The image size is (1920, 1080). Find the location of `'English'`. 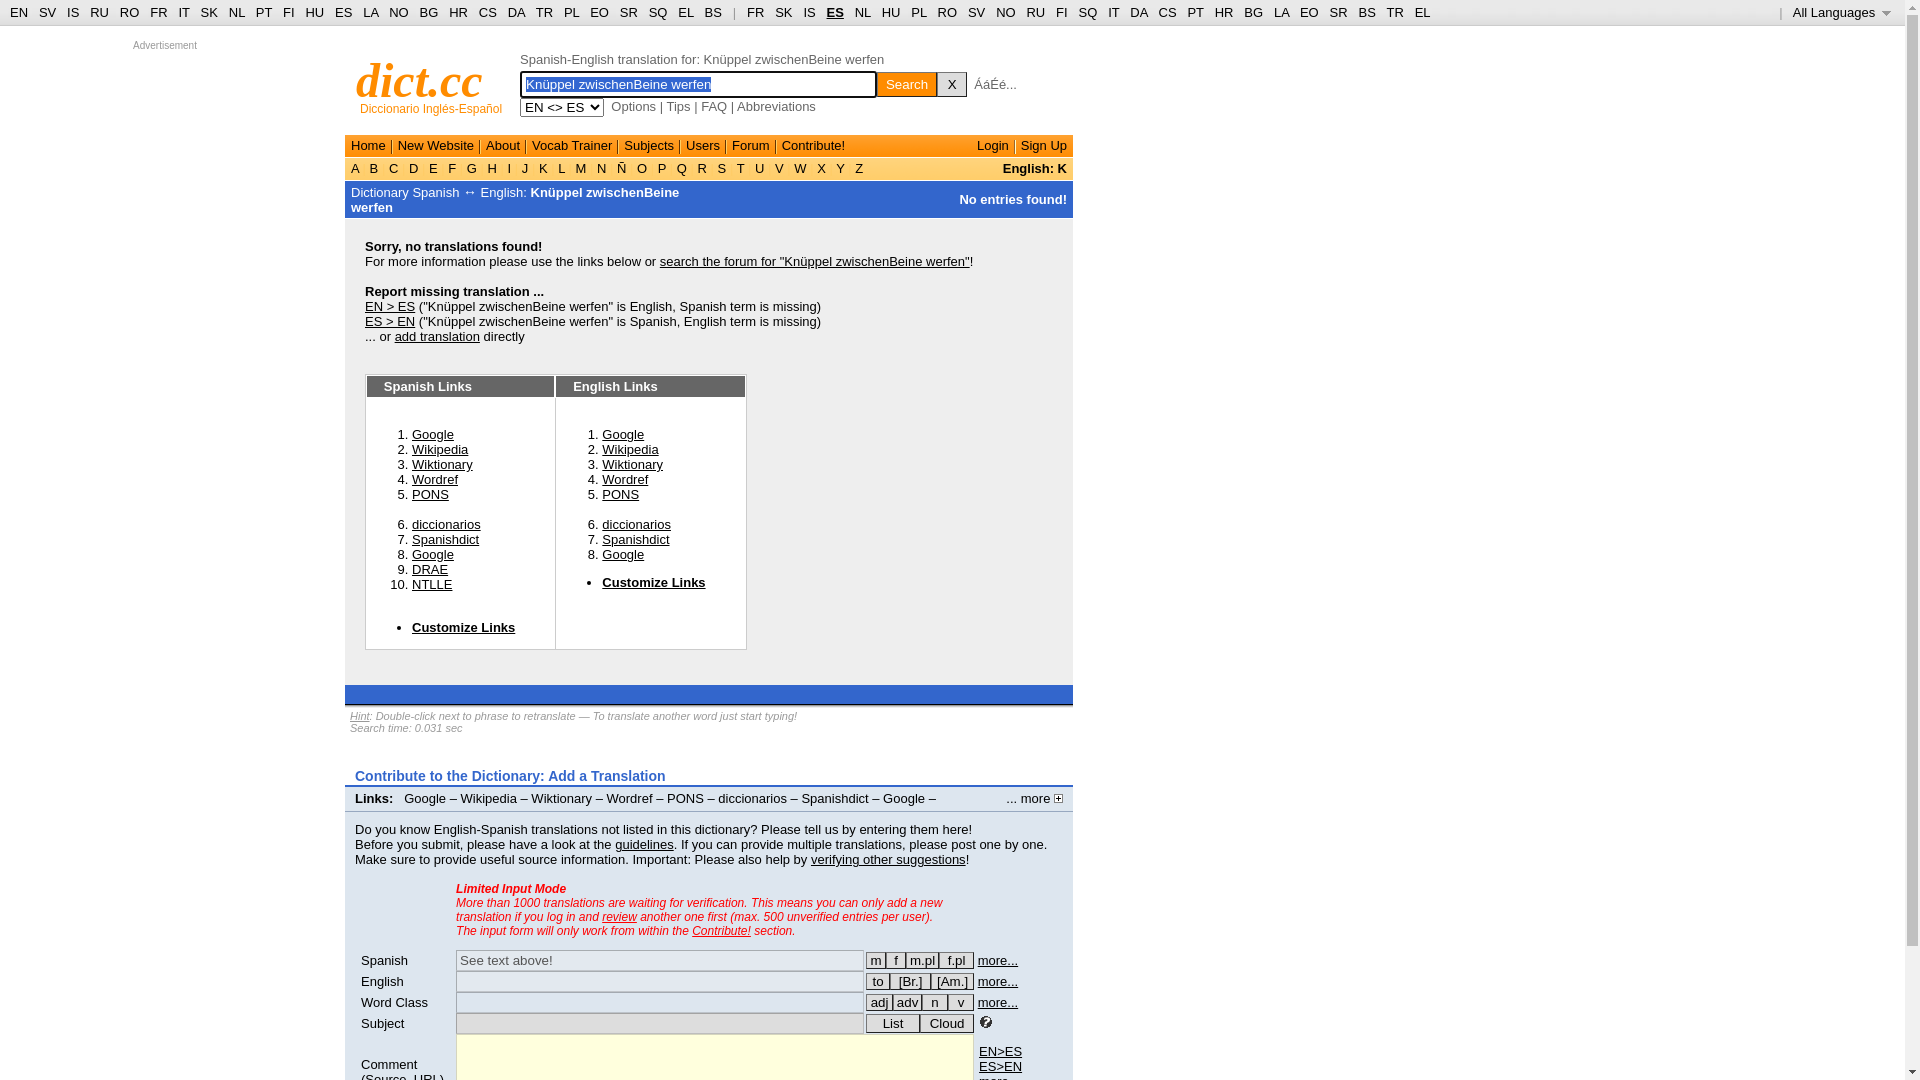

'English' is located at coordinates (382, 980).